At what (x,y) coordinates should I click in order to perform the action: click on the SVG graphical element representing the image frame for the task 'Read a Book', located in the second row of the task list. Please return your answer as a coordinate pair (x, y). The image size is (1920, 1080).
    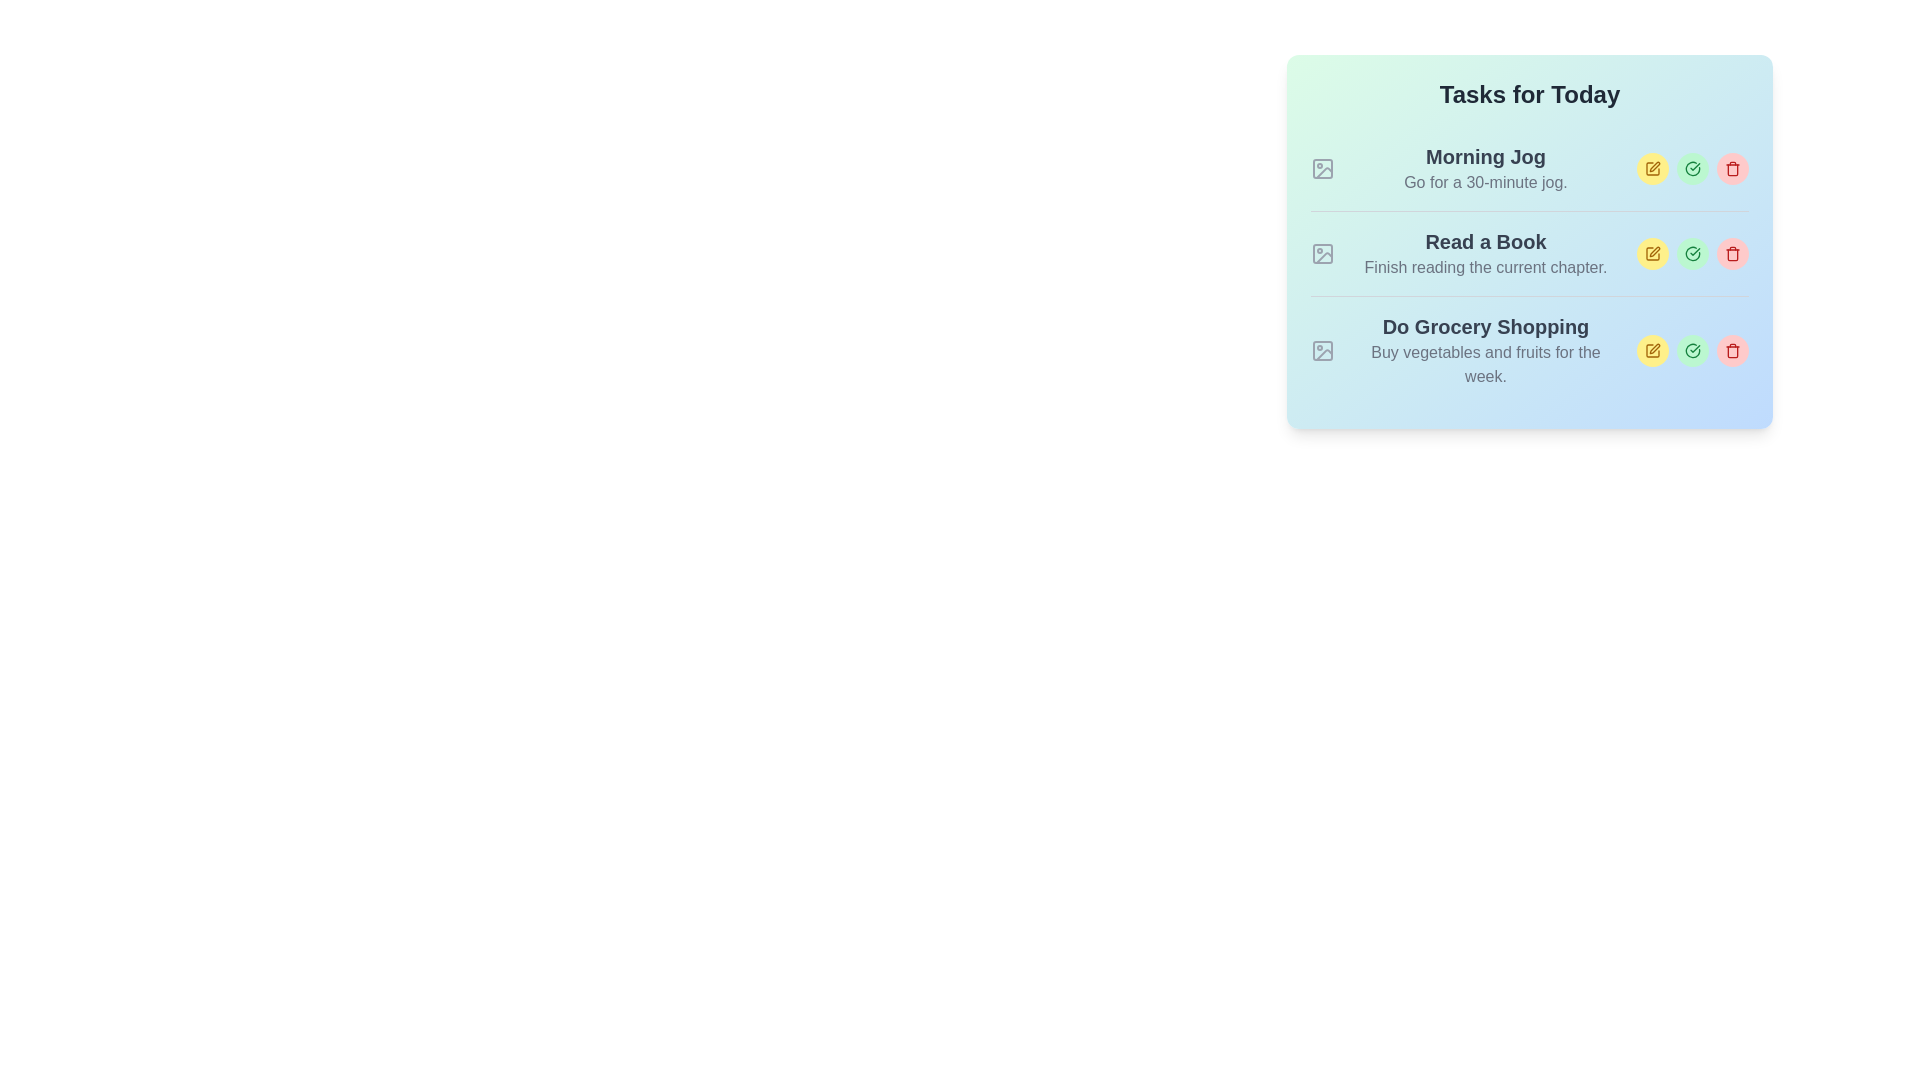
    Looking at the image, I should click on (1323, 253).